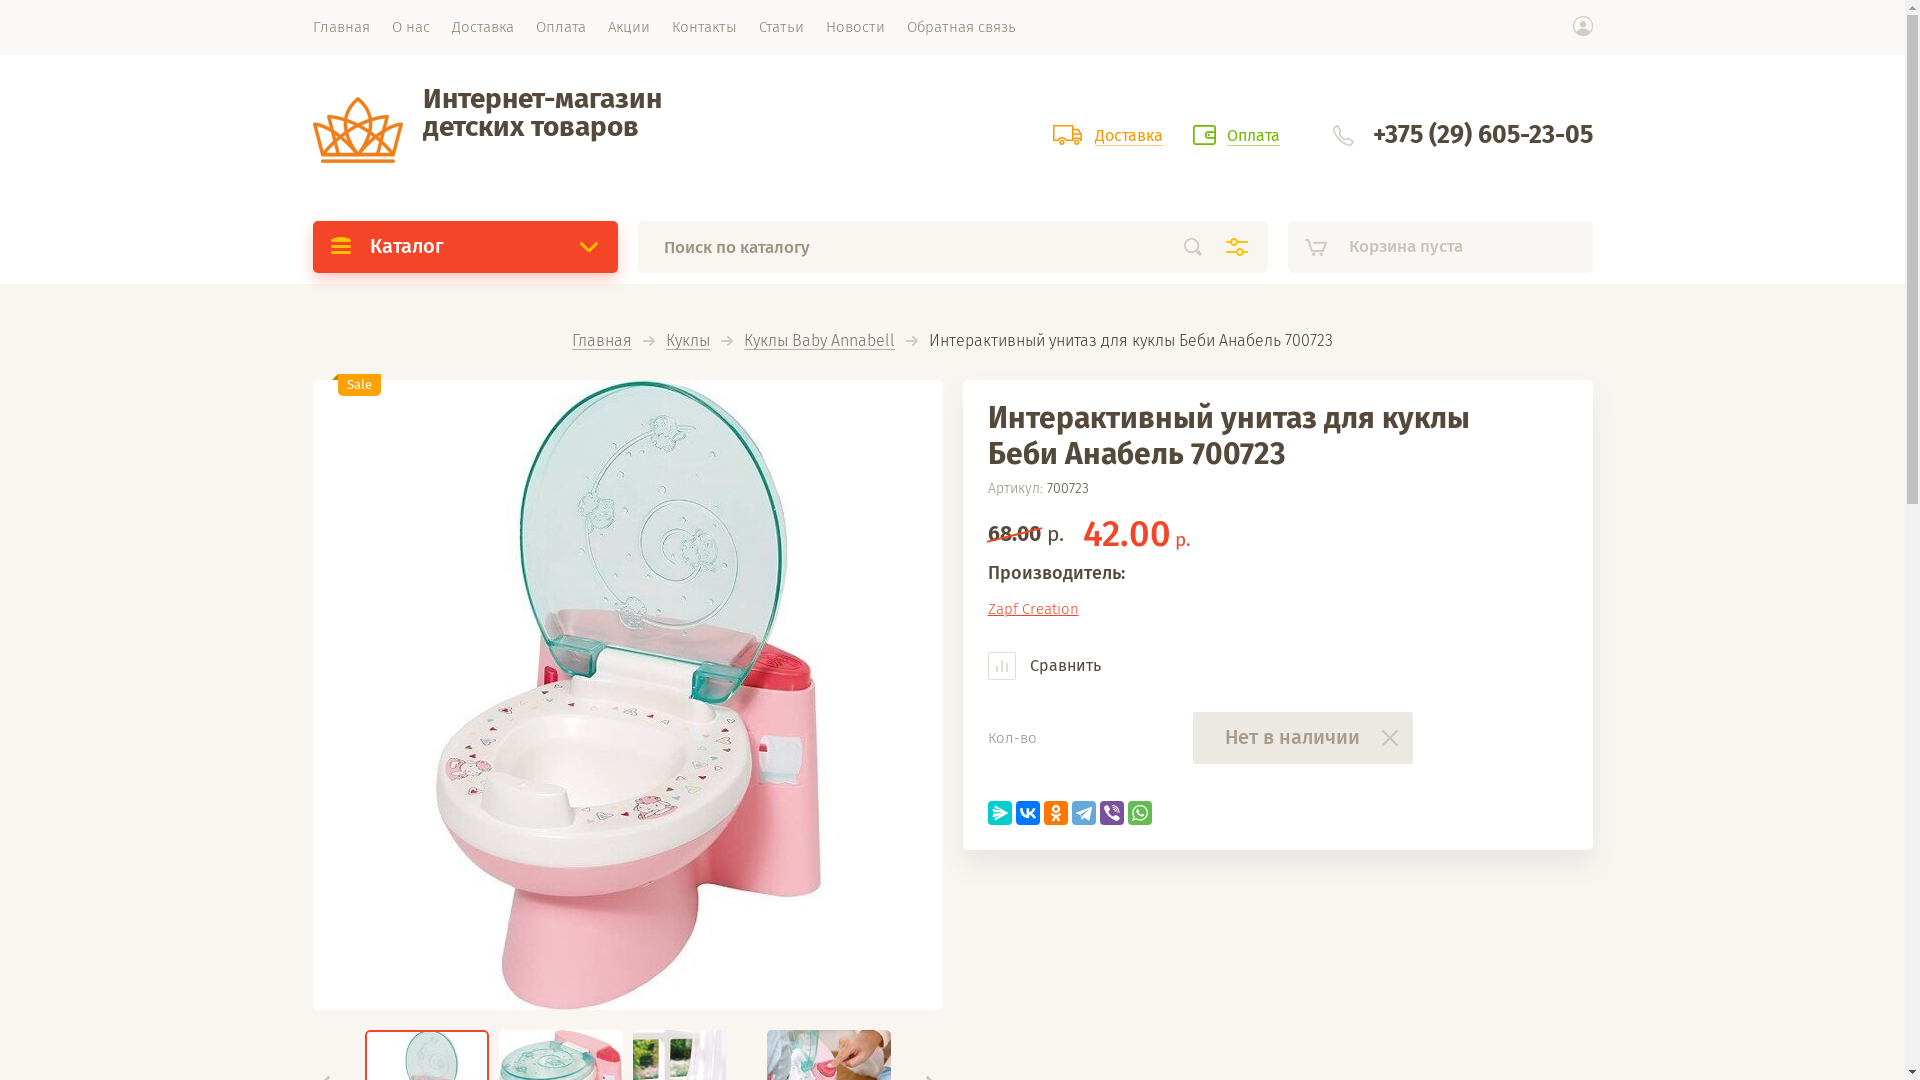 Image resolution: width=1920 pixels, height=1080 pixels. Describe the element at coordinates (988, 608) in the screenshot. I see `'Zapf Creation'` at that location.